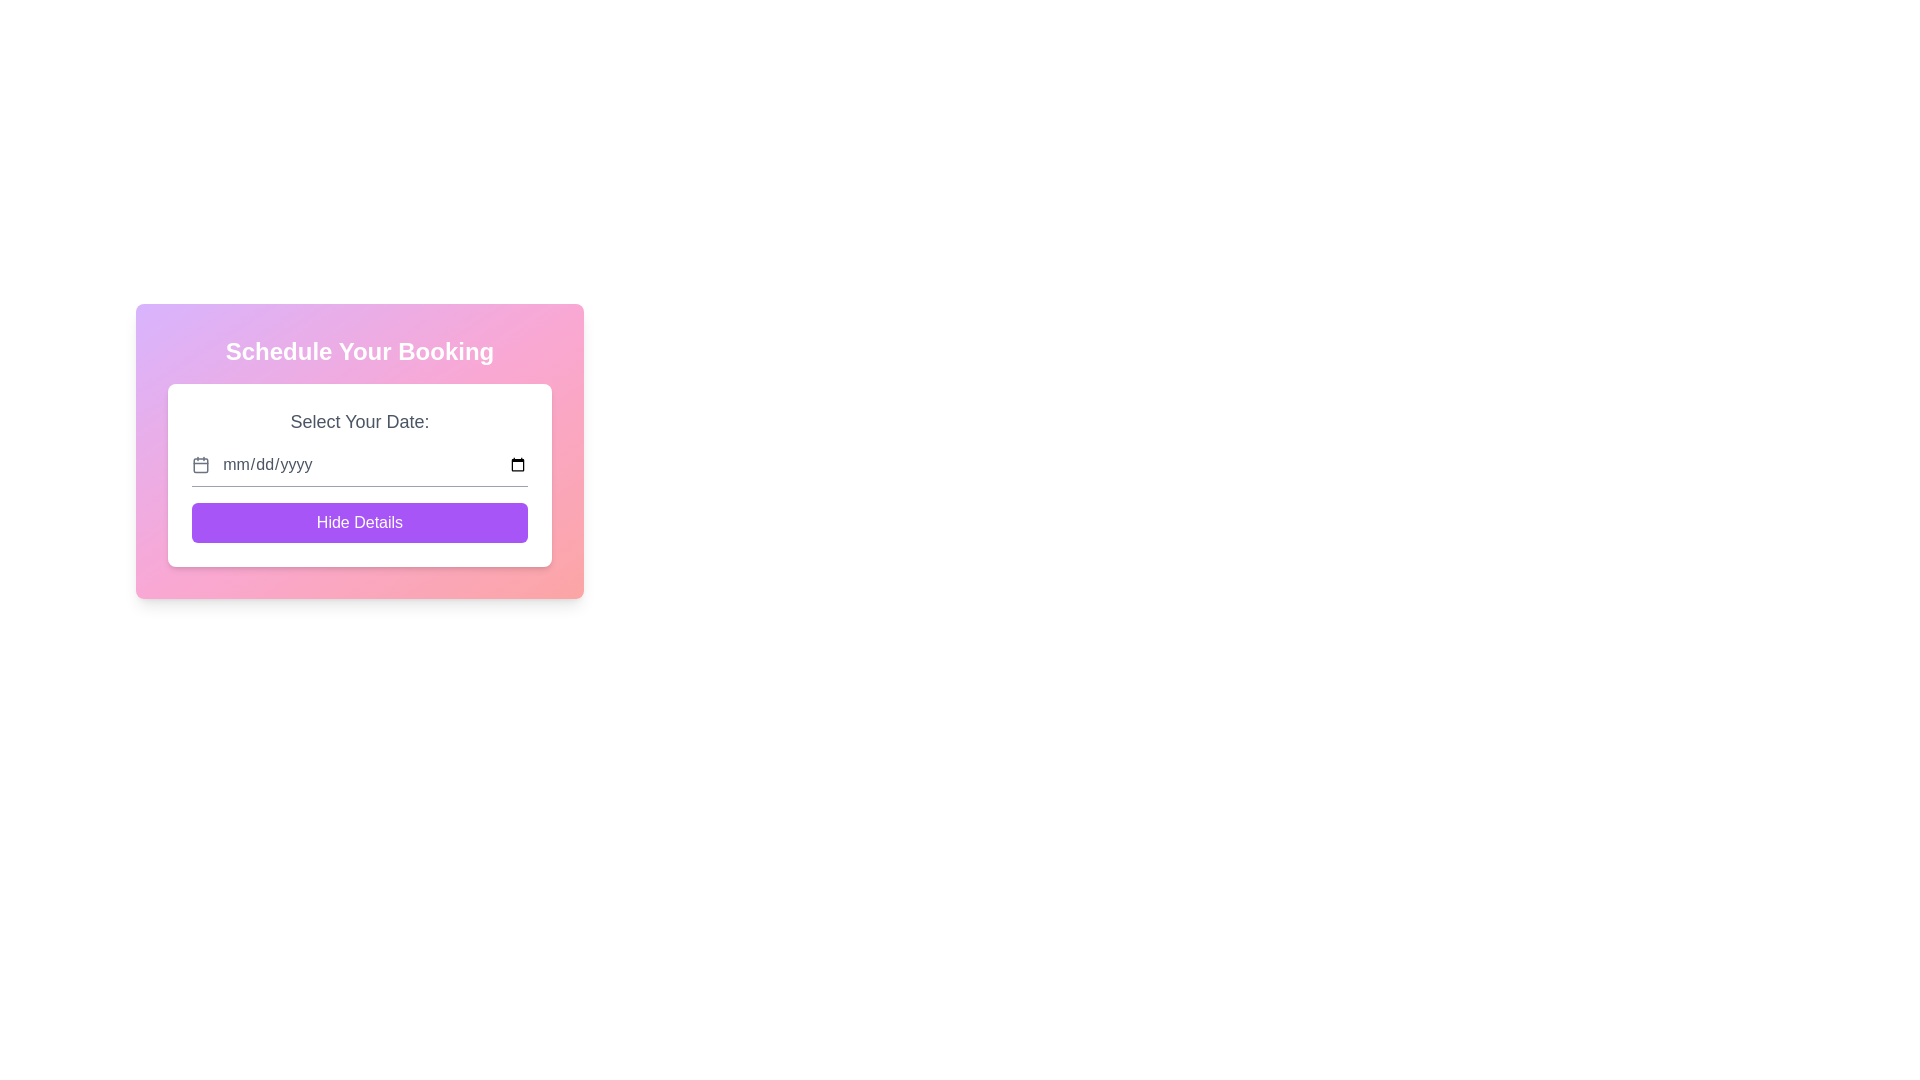  Describe the element at coordinates (201, 465) in the screenshot. I see `the date selection icon located to the left of the text input field that allows users to select a date` at that location.